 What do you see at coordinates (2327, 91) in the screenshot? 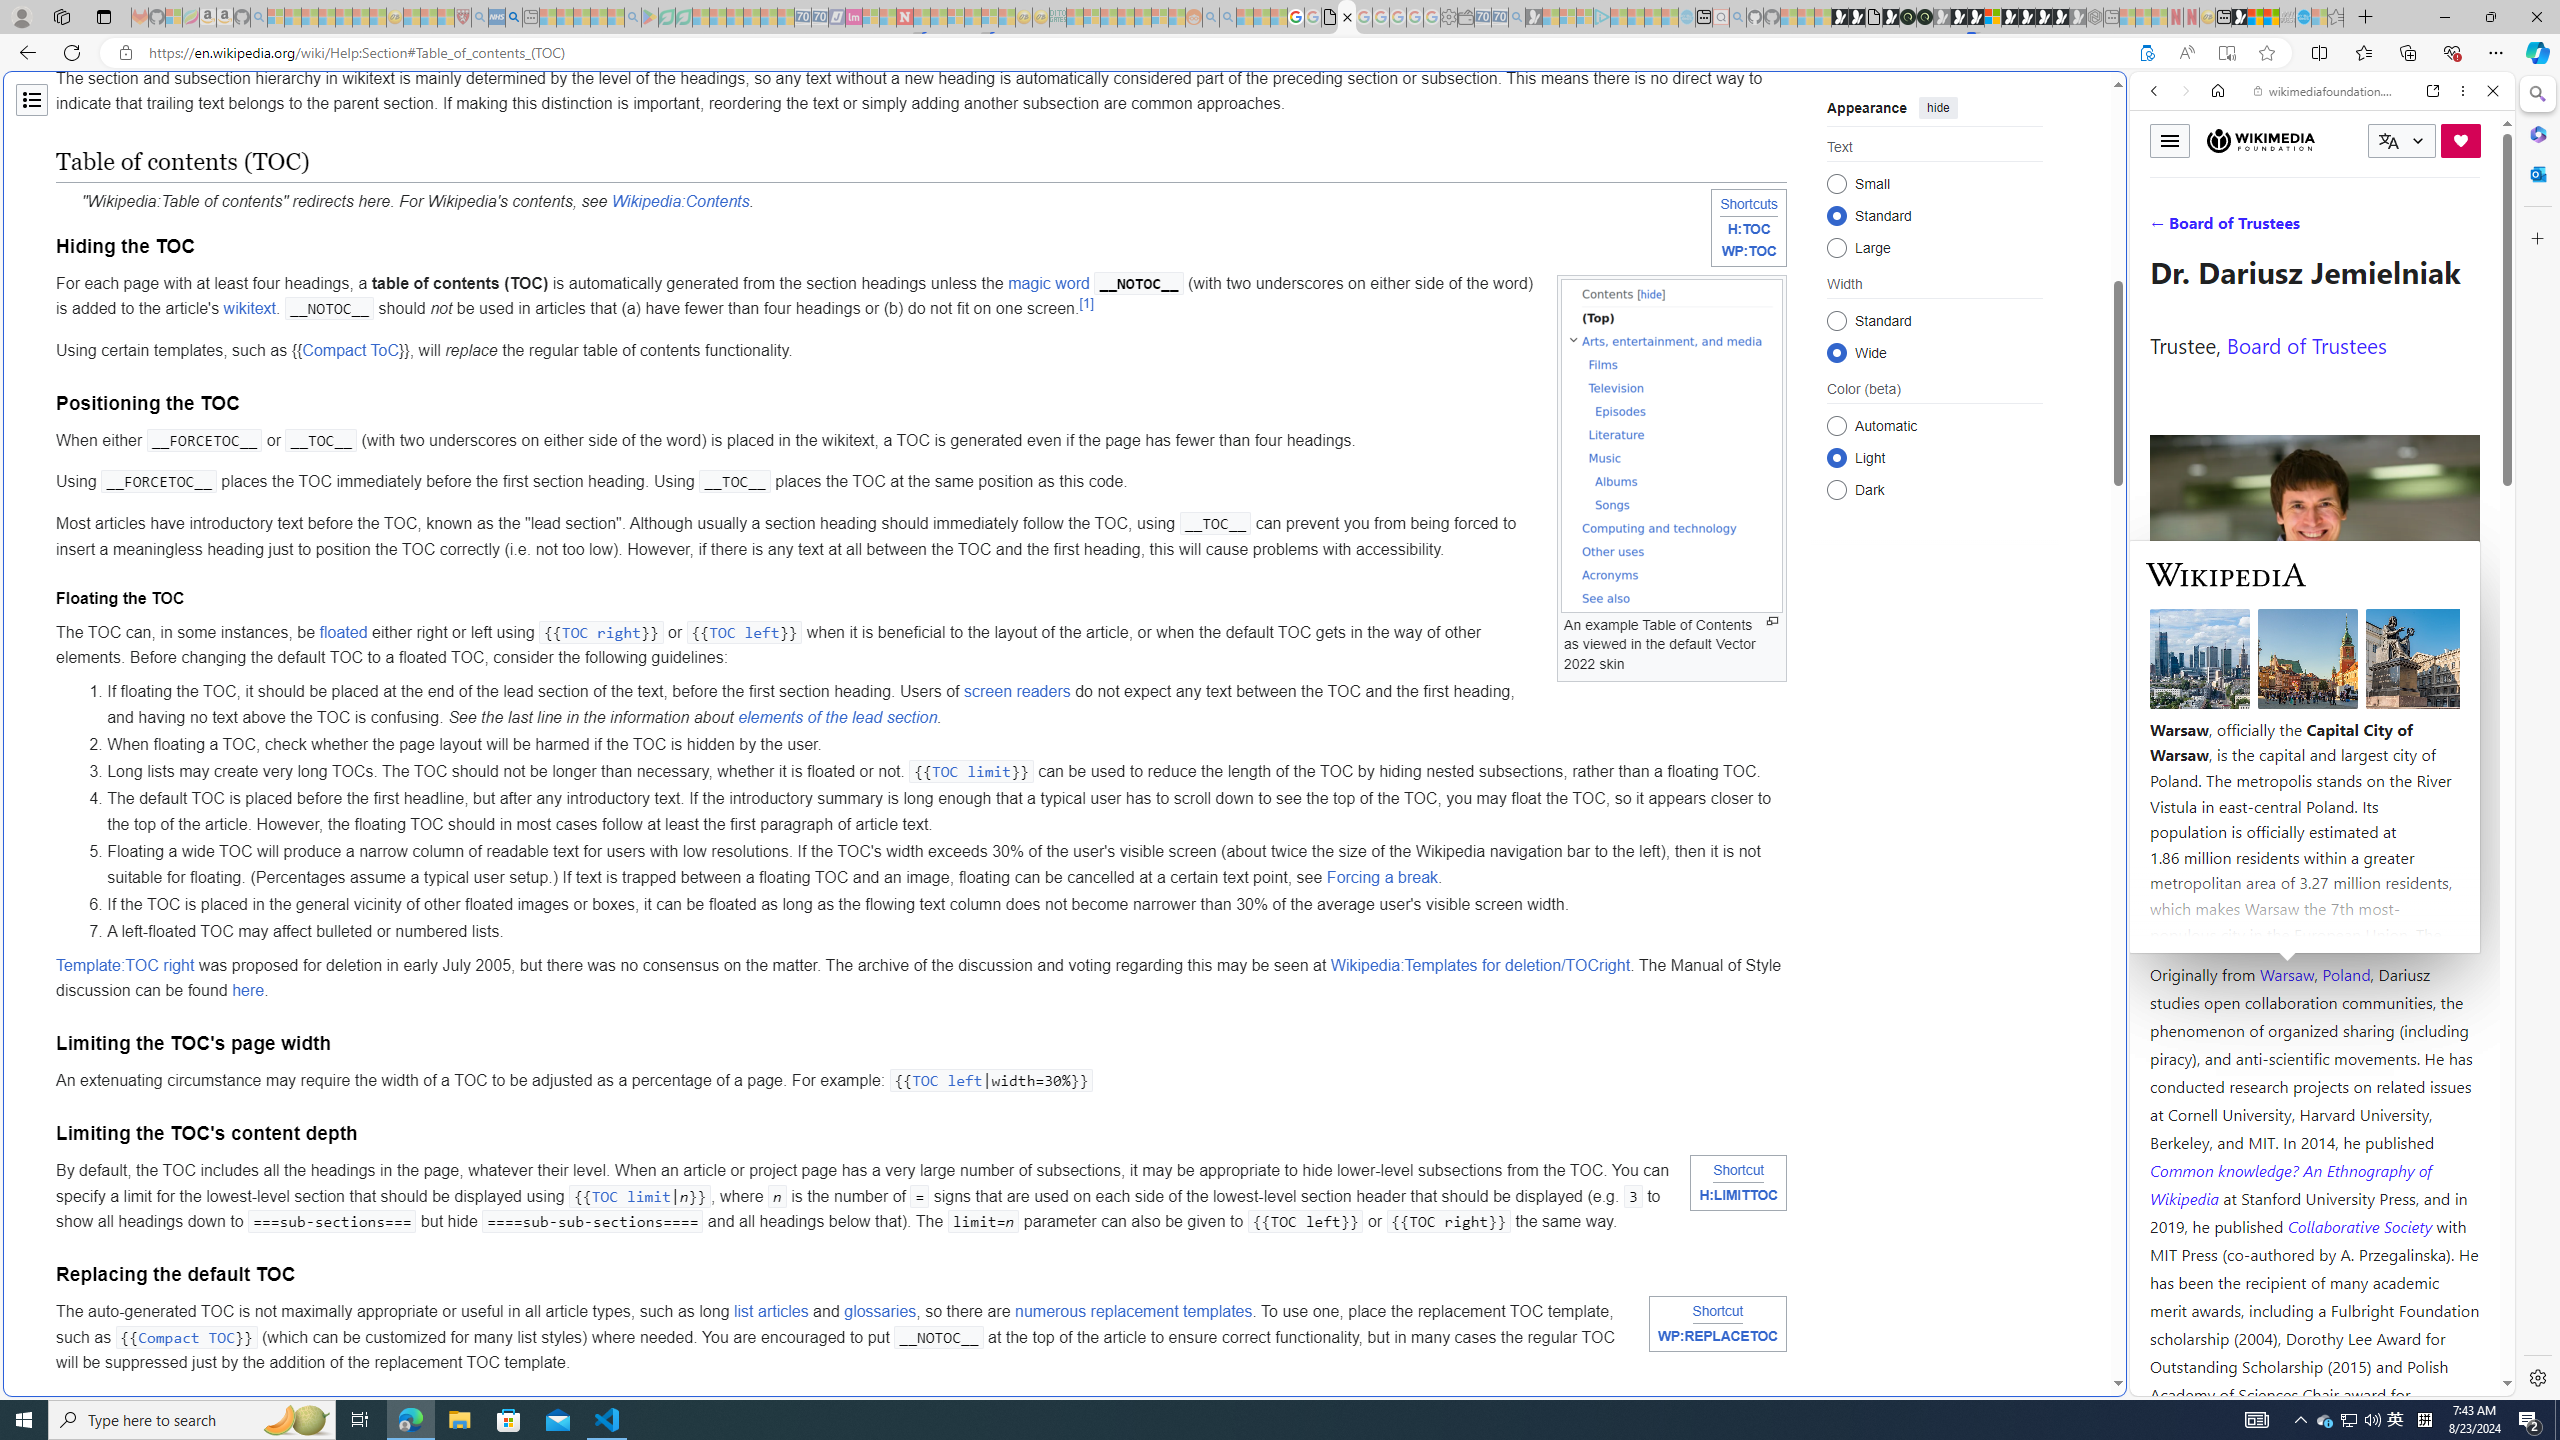
I see `'wikimediafoundation.org'` at bounding box center [2327, 91].